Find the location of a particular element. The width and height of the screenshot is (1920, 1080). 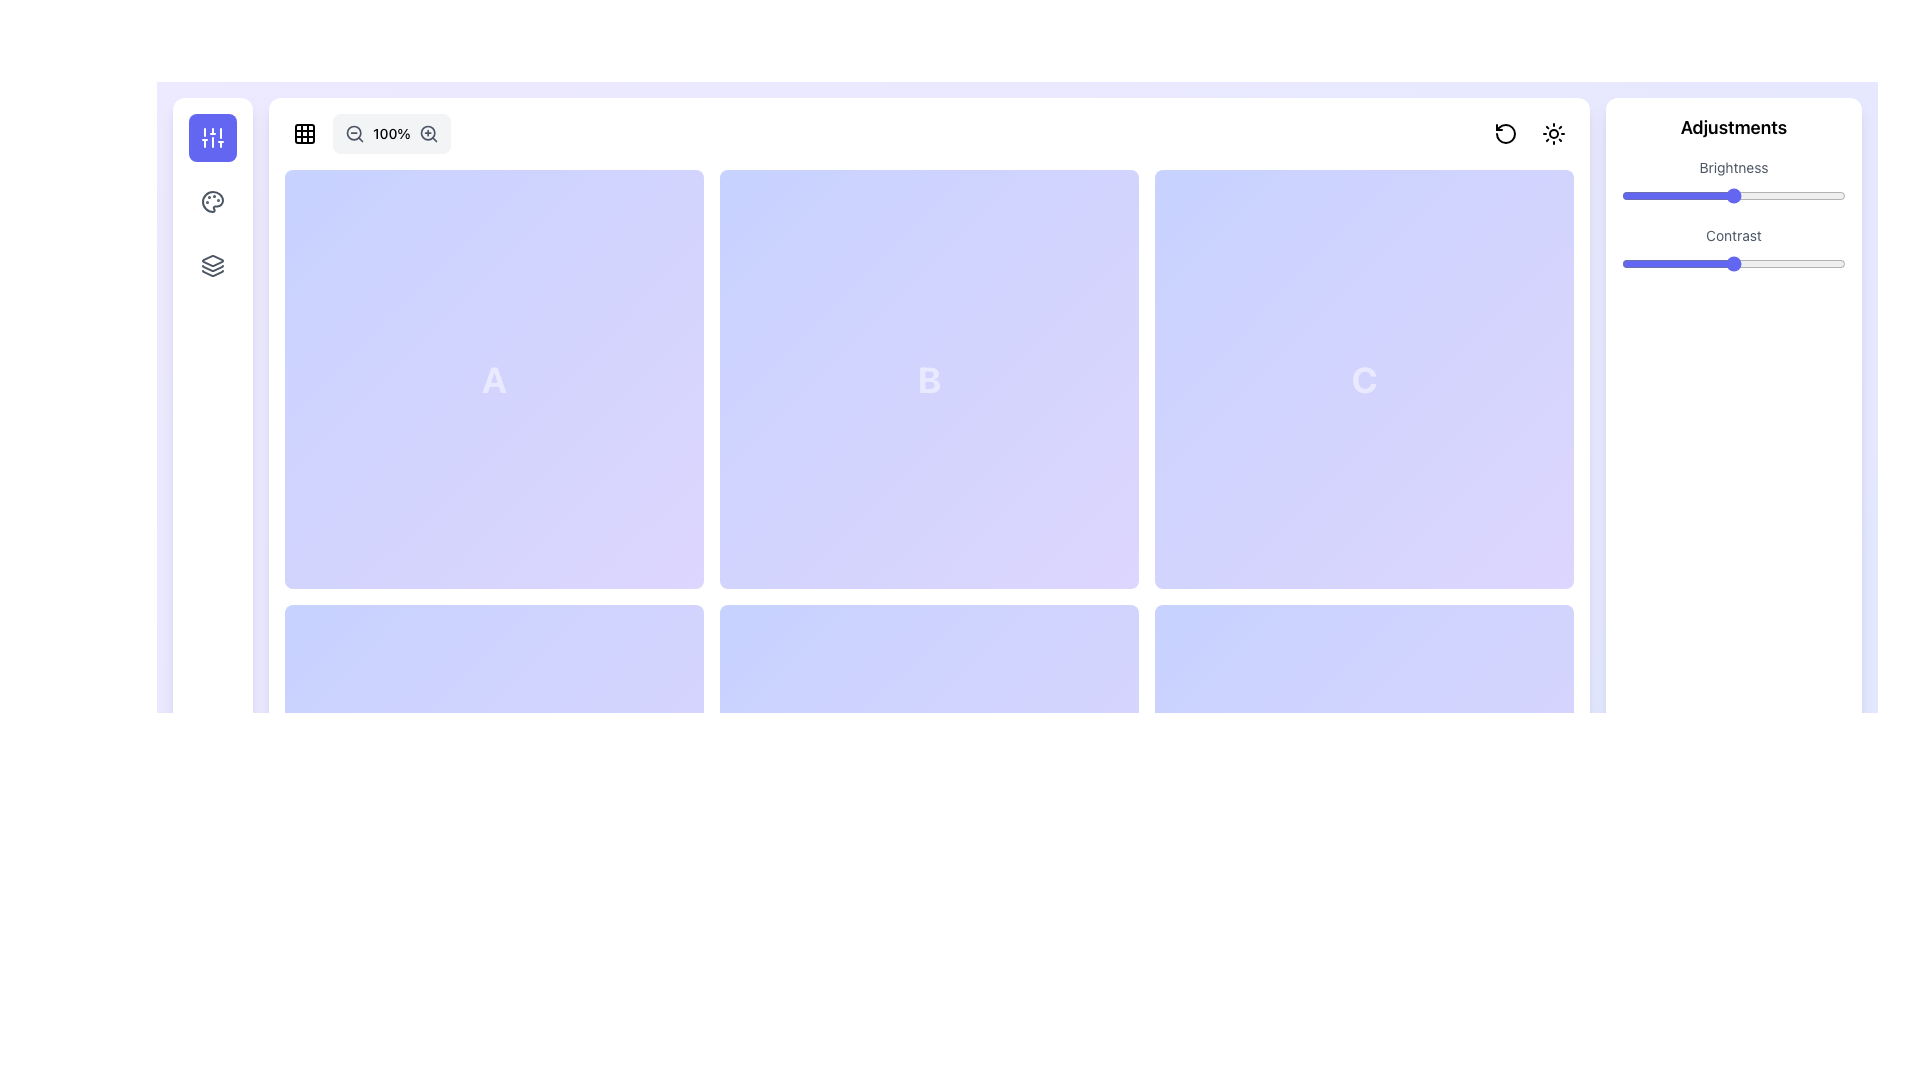

contrast is located at coordinates (1692, 262).